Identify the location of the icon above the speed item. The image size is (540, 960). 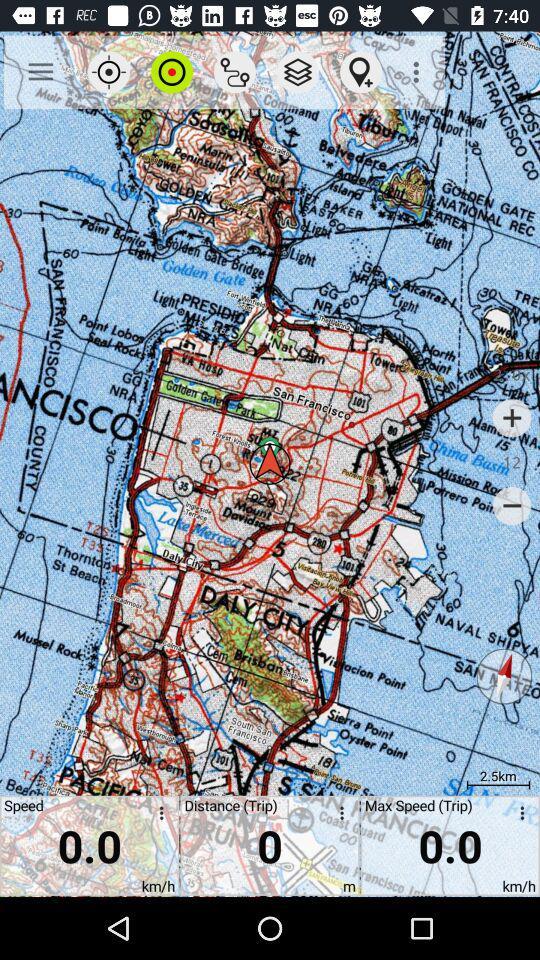
(40, 72).